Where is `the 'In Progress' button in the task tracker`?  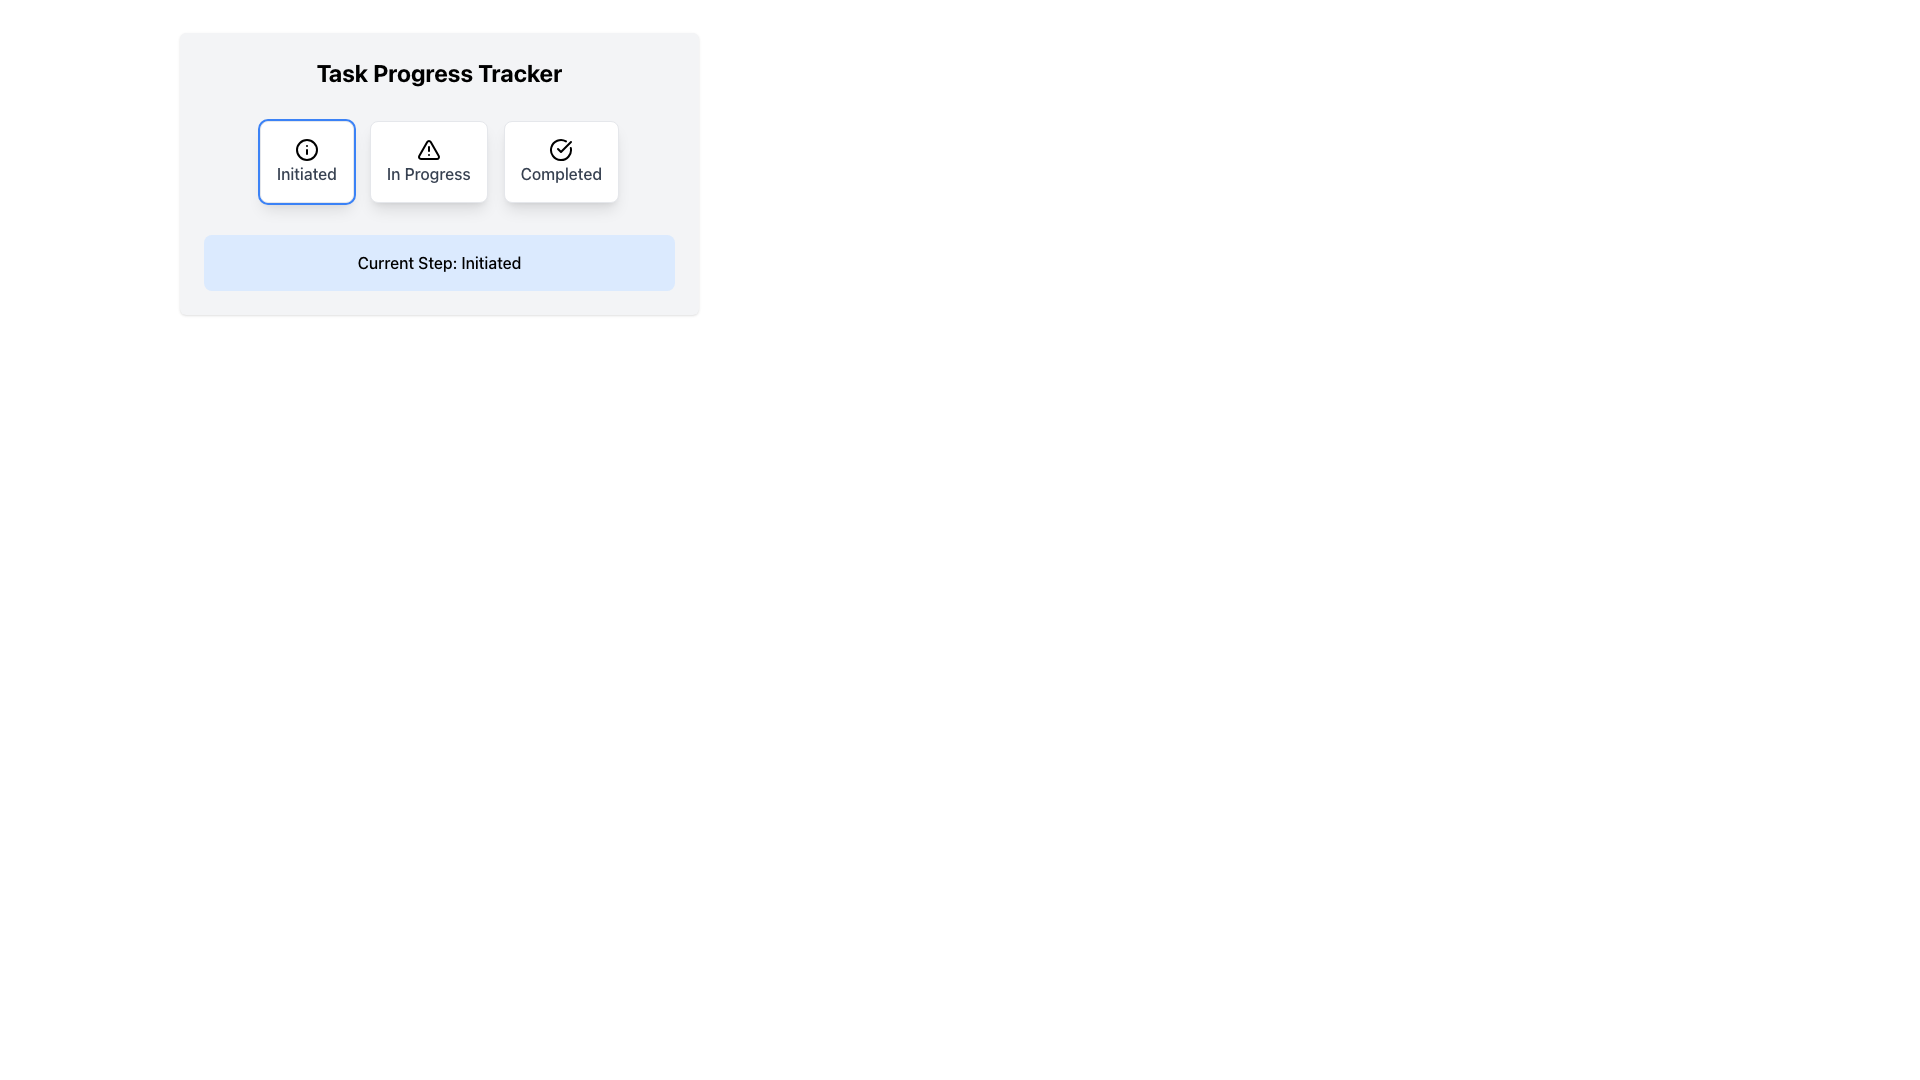
the 'In Progress' button in the task tracker is located at coordinates (438, 161).